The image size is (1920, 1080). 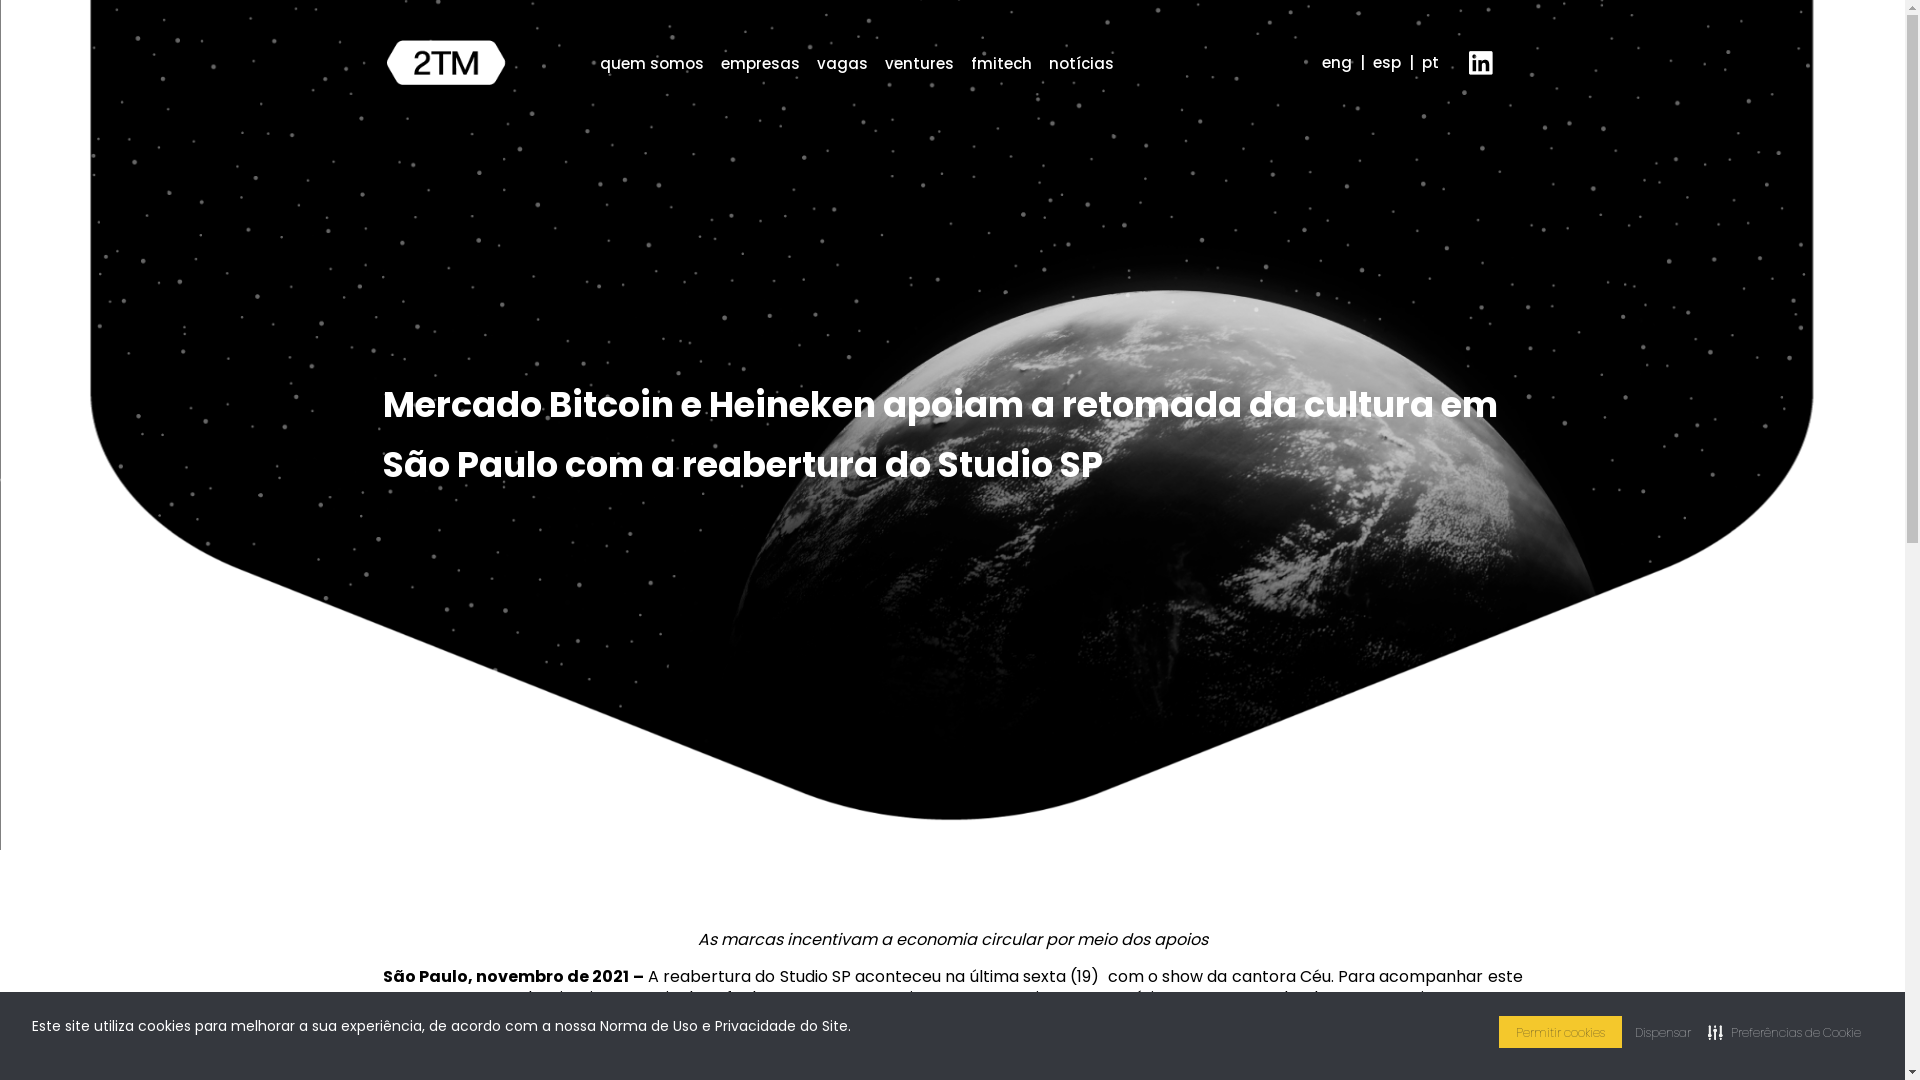 What do you see at coordinates (1559, 1032) in the screenshot?
I see `'Permitir cookies'` at bounding box center [1559, 1032].